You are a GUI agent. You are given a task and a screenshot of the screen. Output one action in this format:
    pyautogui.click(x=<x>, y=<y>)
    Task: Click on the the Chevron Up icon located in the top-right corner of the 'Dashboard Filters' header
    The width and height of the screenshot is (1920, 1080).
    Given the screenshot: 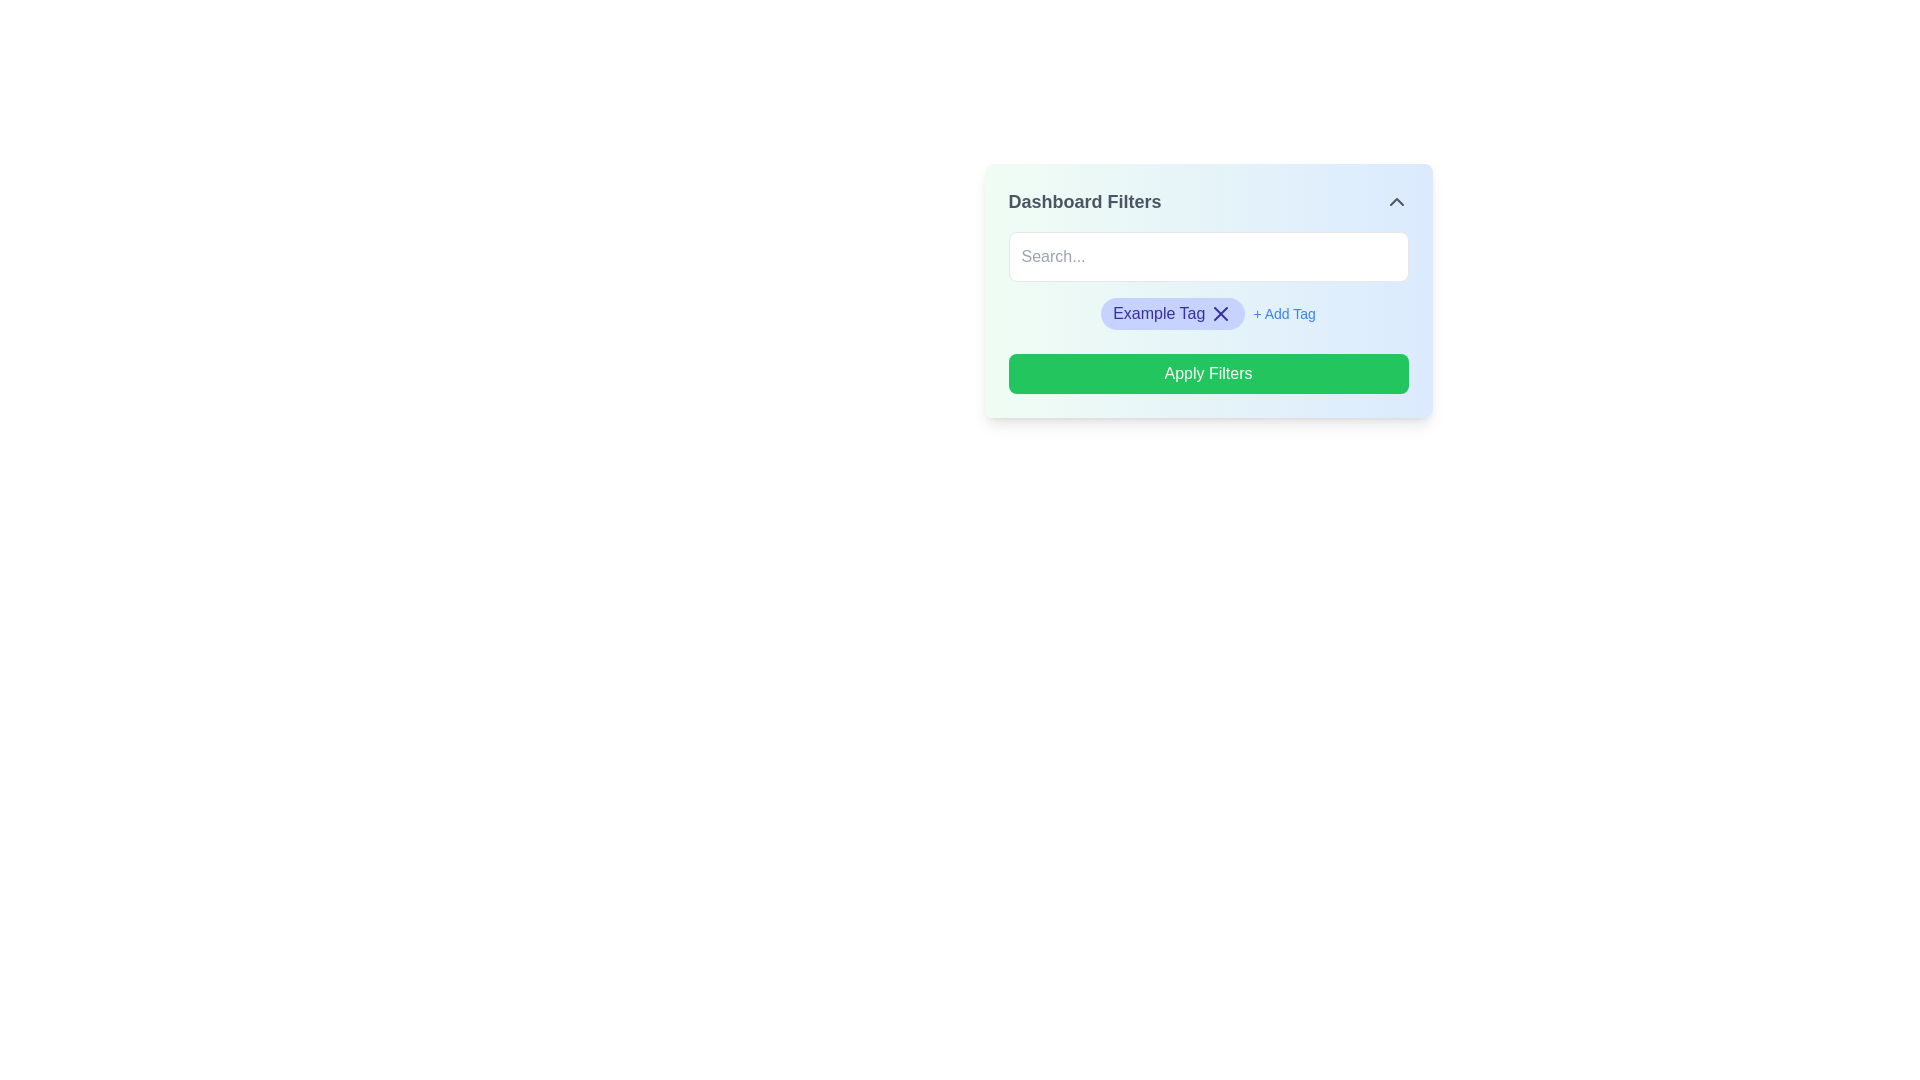 What is the action you would take?
    pyautogui.click(x=1395, y=201)
    